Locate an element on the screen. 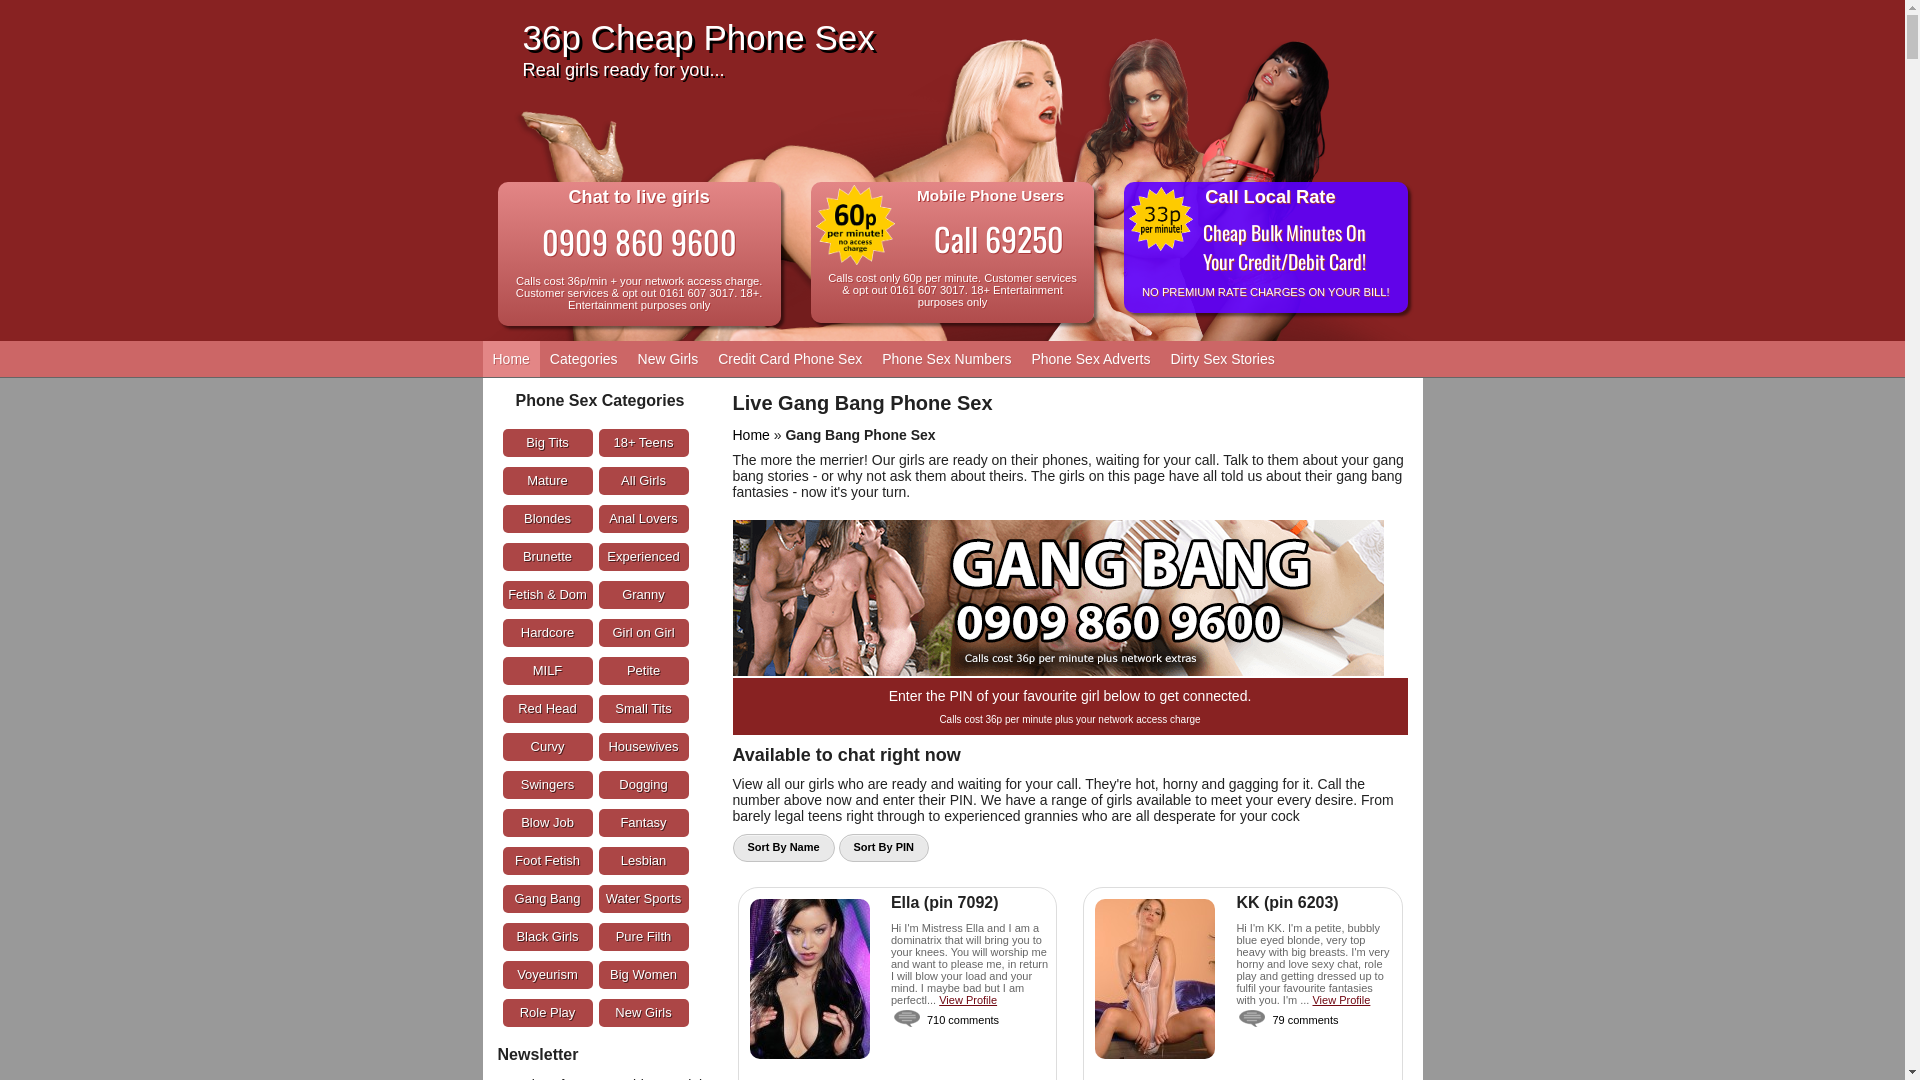  'Categories' is located at coordinates (583, 357).